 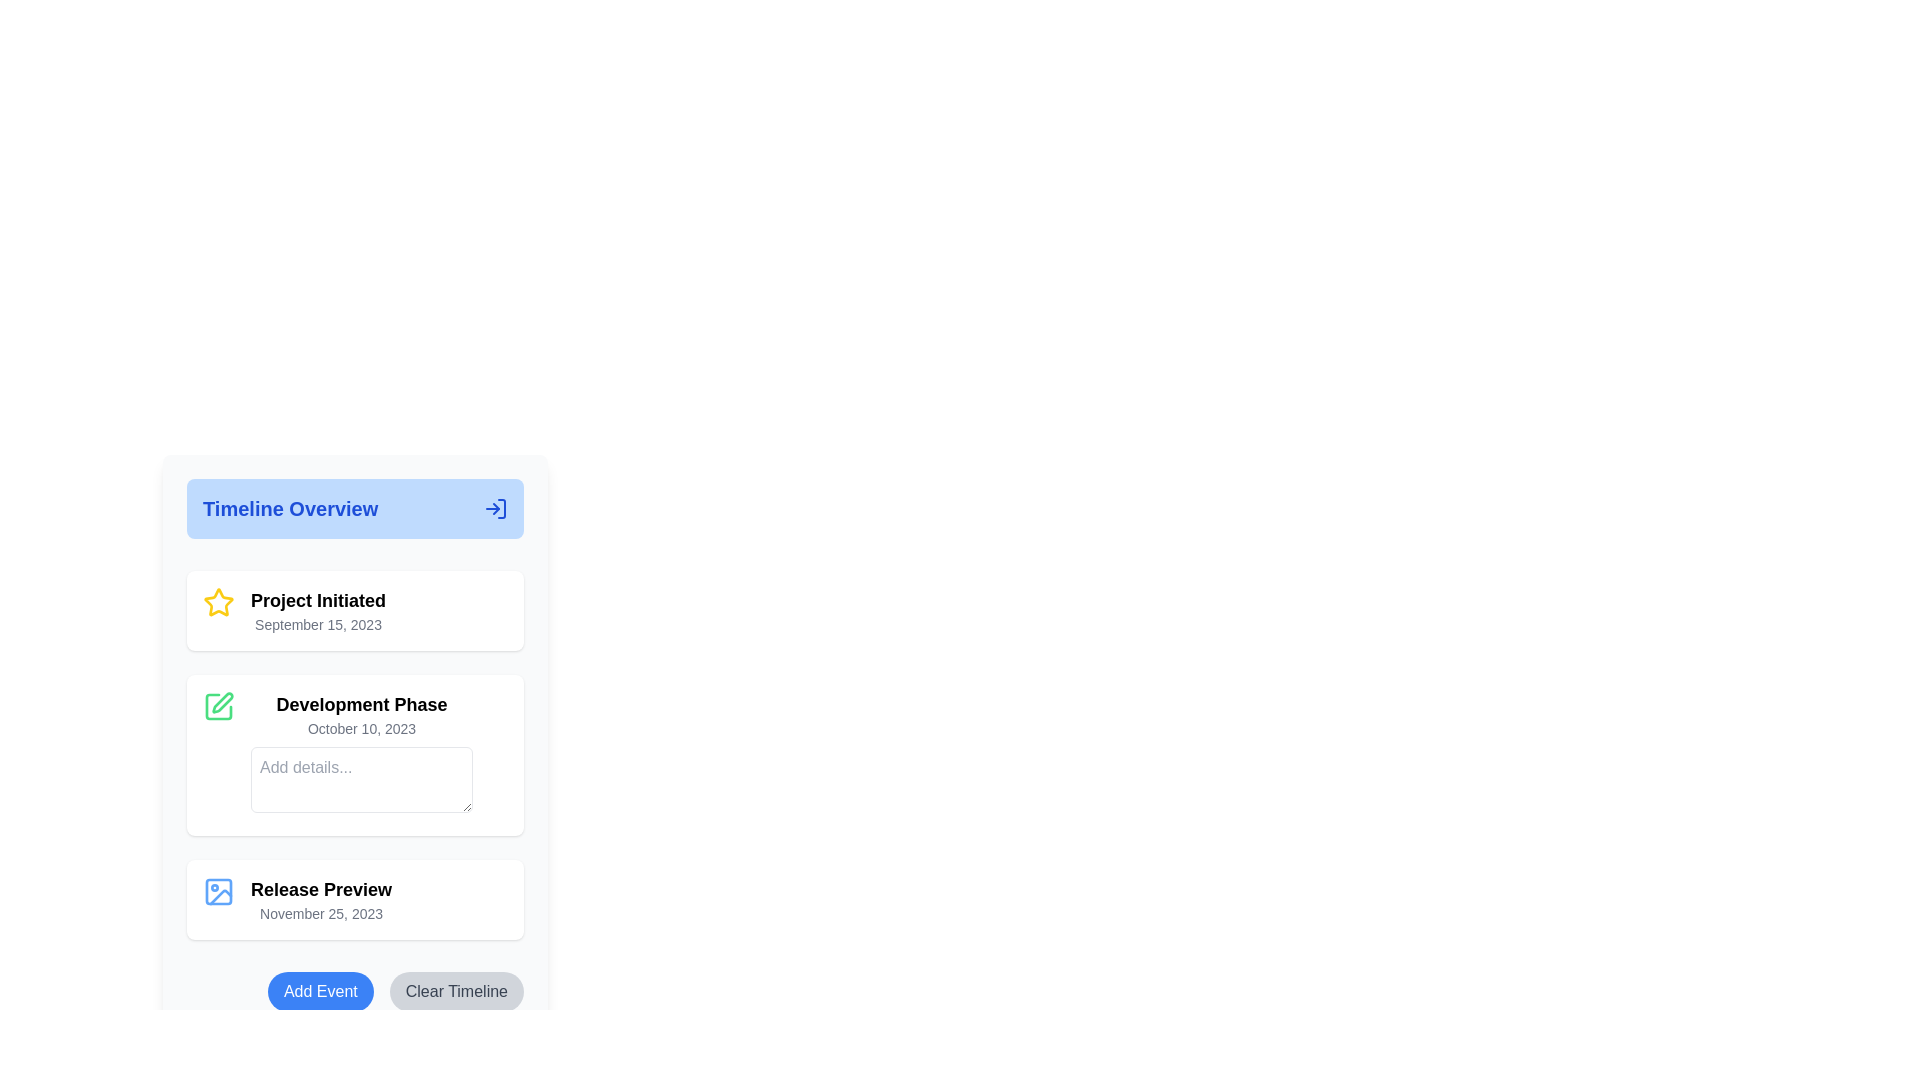 I want to click on the 'Project Initiated' state icon located to the left of the text 'Project Initiated' and its associated date in the timeline, so click(x=219, y=601).